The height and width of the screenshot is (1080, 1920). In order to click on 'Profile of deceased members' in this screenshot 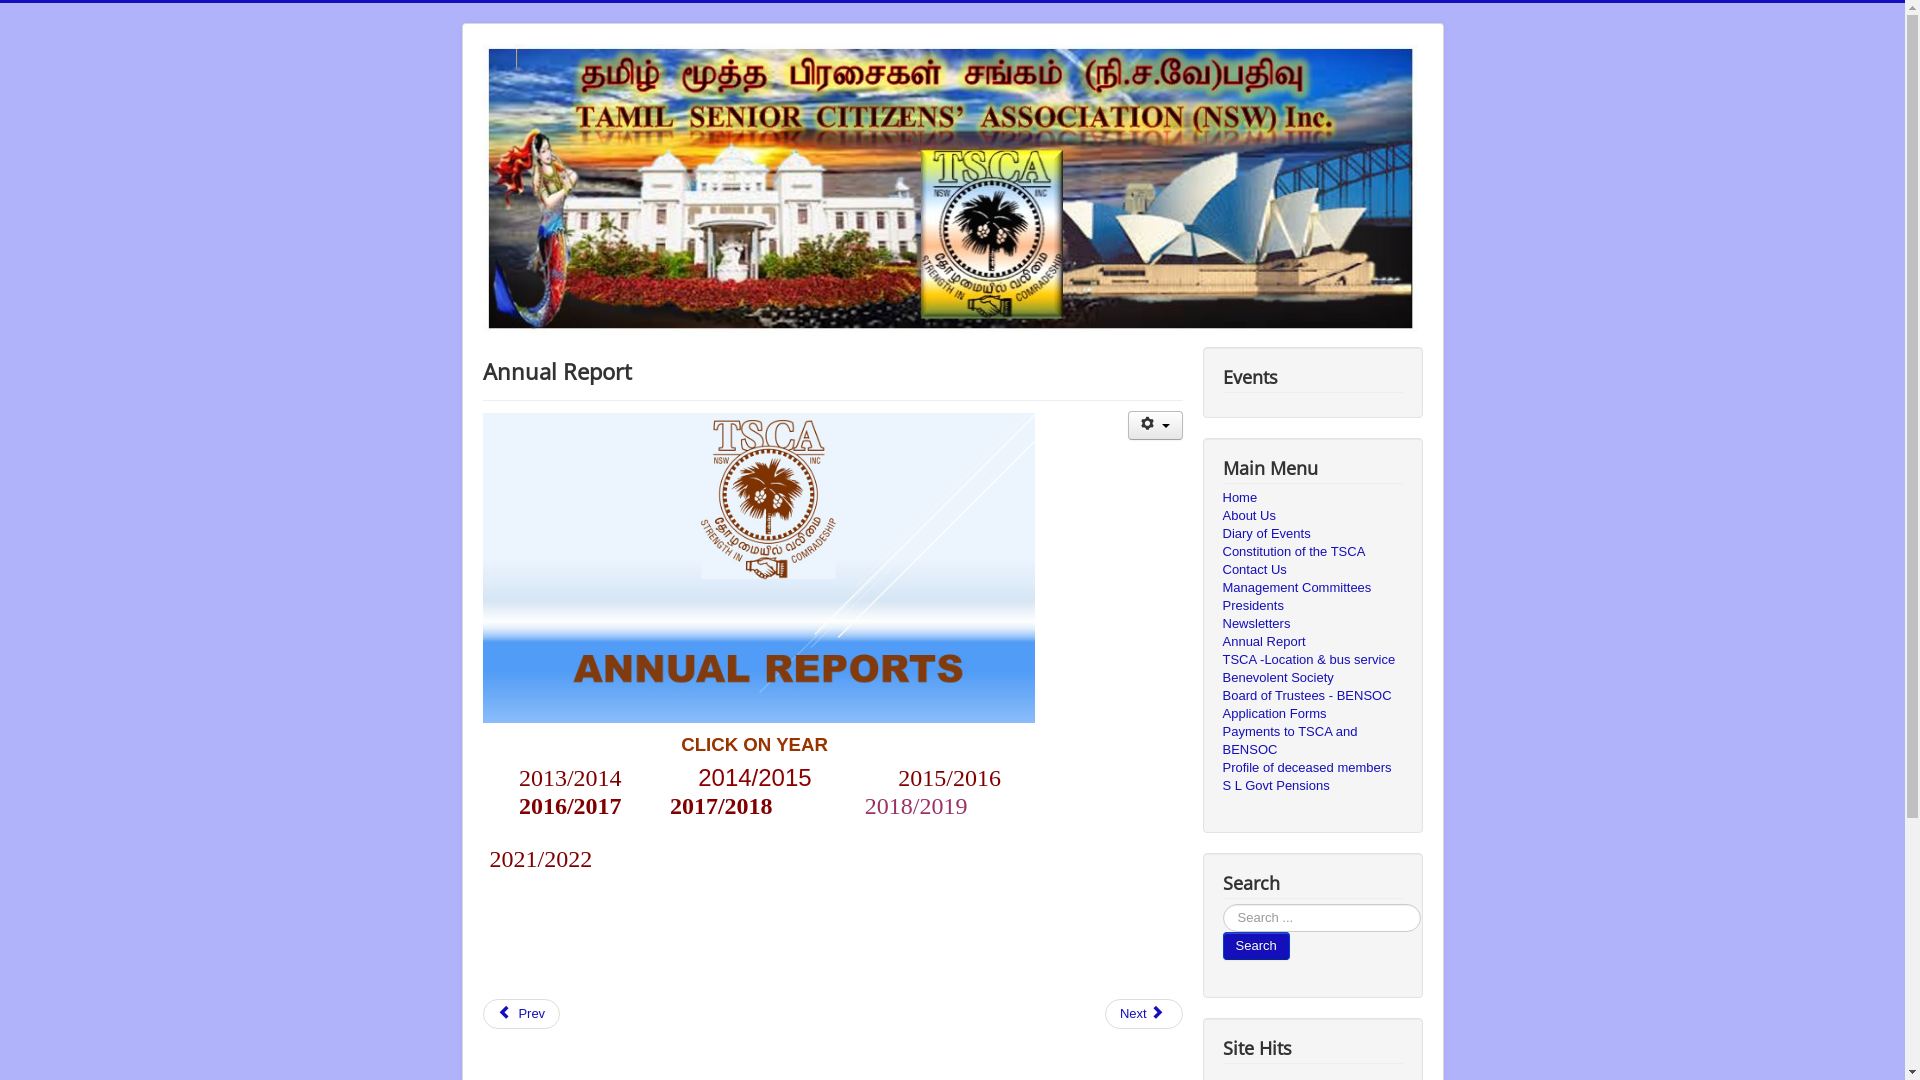, I will do `click(1311, 766)`.